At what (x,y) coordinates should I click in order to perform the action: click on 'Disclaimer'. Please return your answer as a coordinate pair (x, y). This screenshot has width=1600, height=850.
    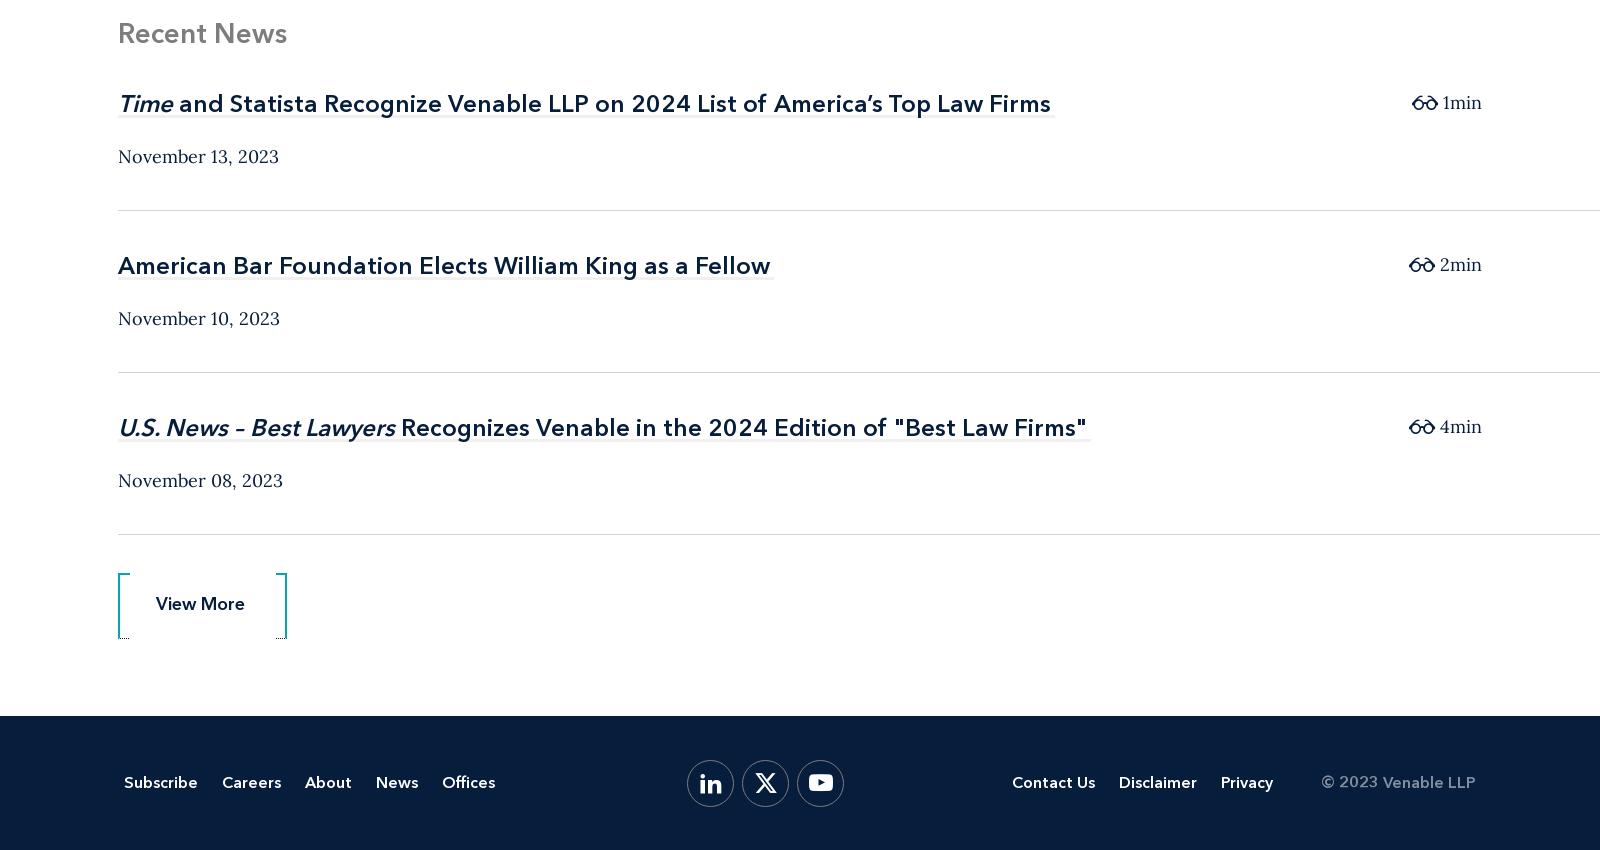
    Looking at the image, I should click on (1158, 781).